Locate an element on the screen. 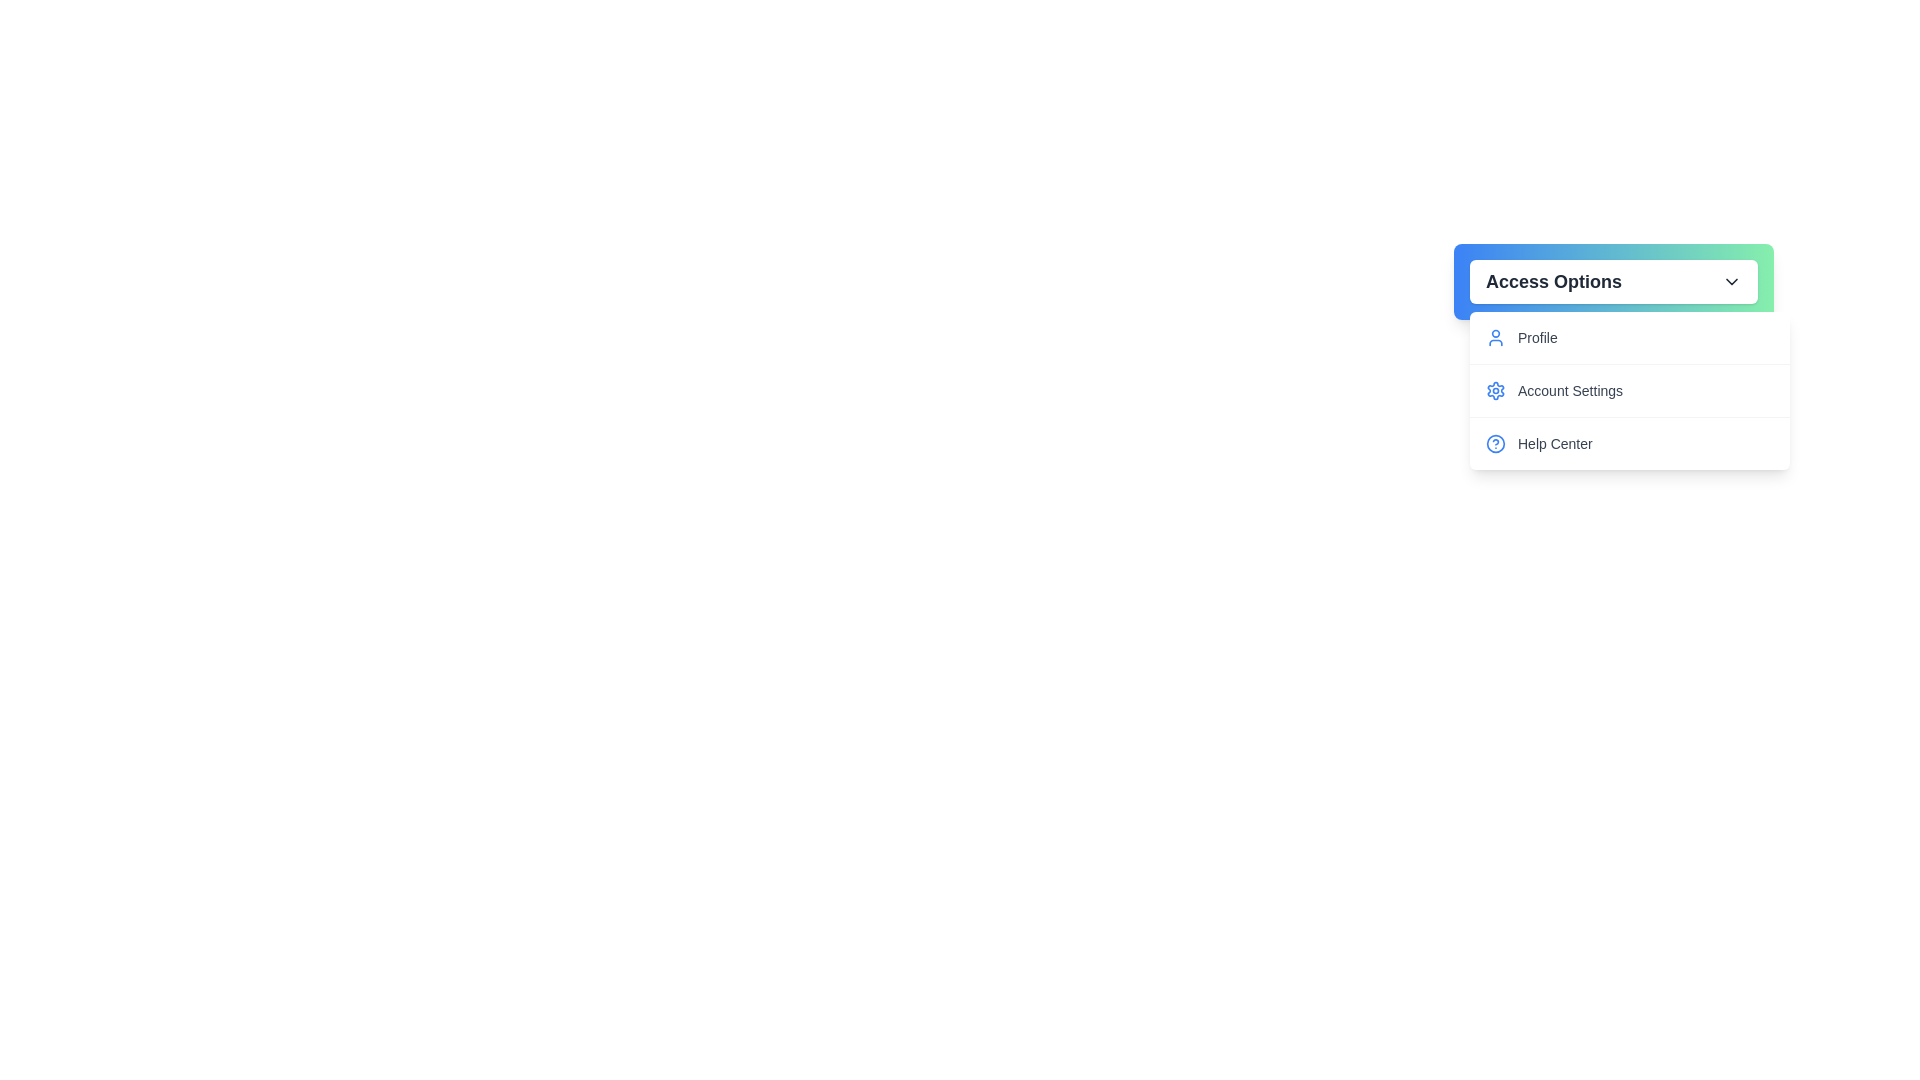  the second item in the dropdown menu, located below 'Profile' and above 'Help Center' is located at coordinates (1630, 390).